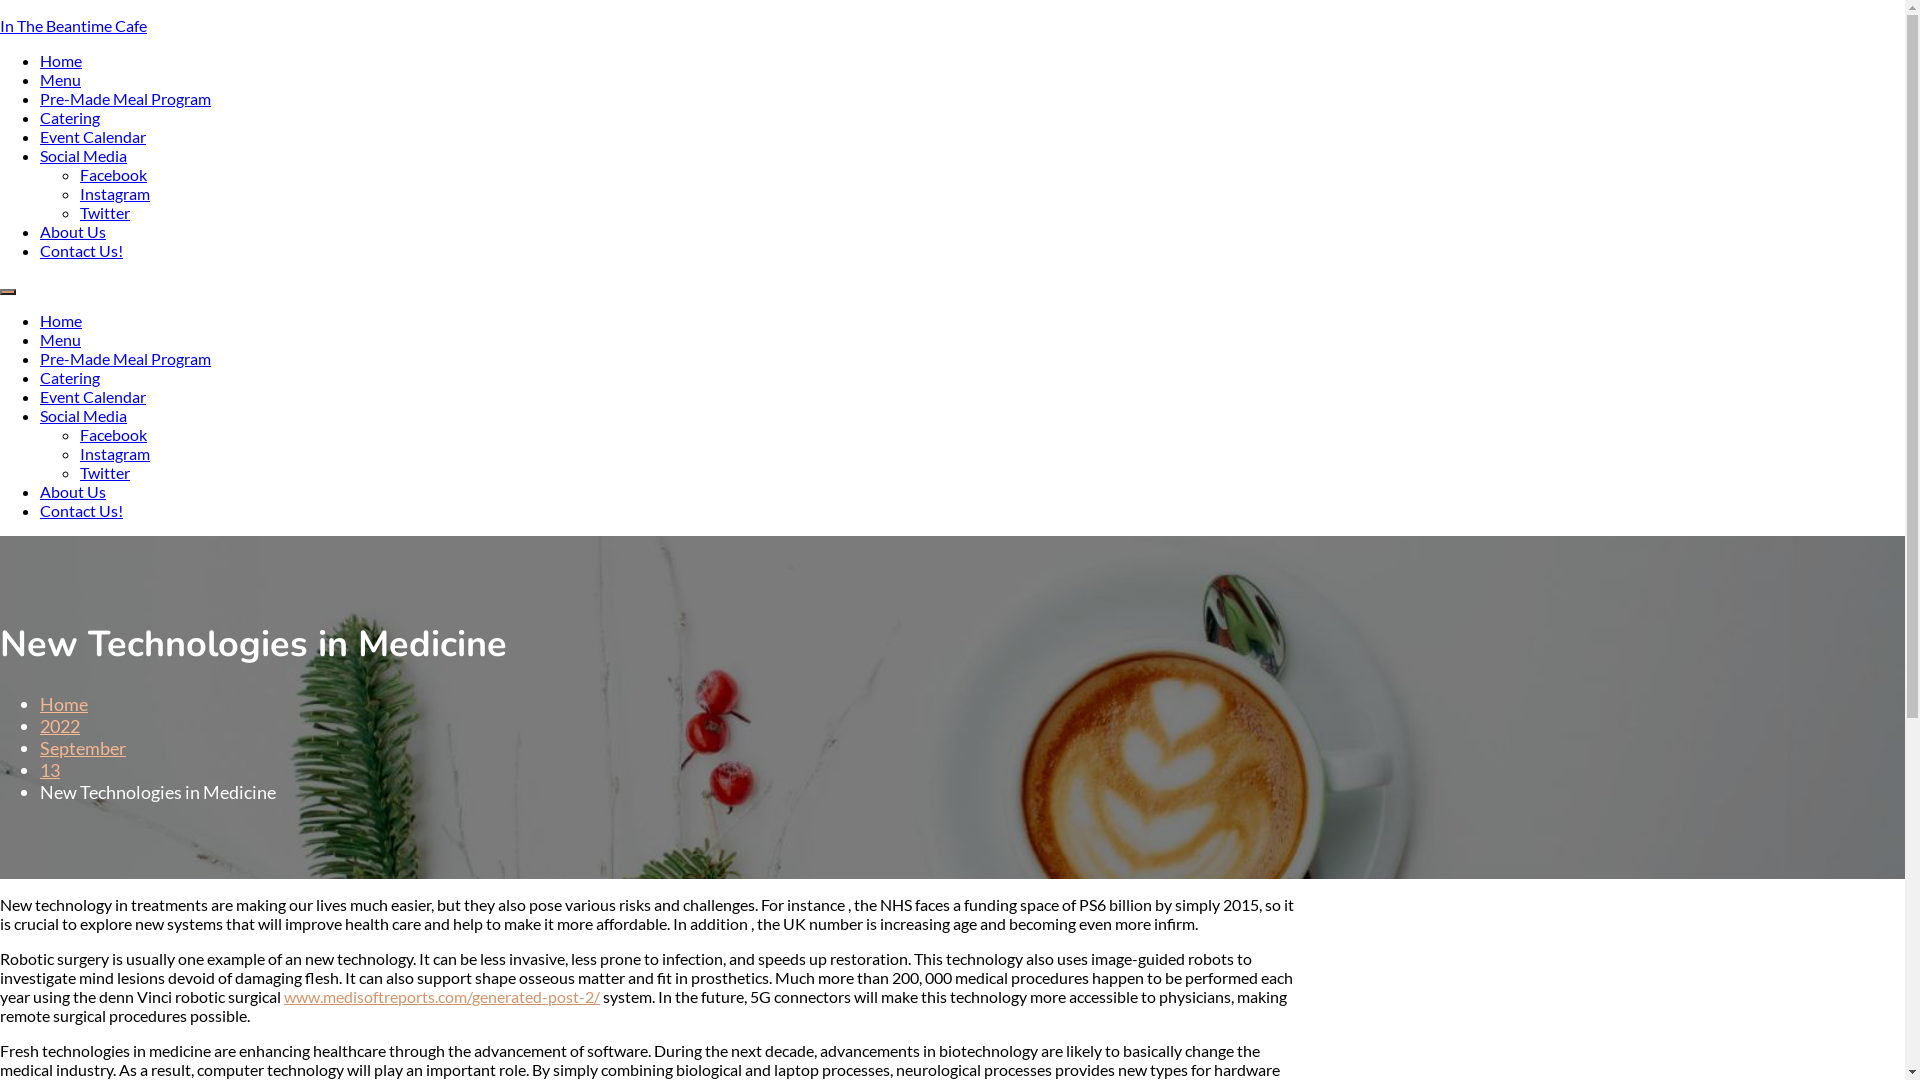  What do you see at coordinates (72, 491) in the screenshot?
I see `'About Us'` at bounding box center [72, 491].